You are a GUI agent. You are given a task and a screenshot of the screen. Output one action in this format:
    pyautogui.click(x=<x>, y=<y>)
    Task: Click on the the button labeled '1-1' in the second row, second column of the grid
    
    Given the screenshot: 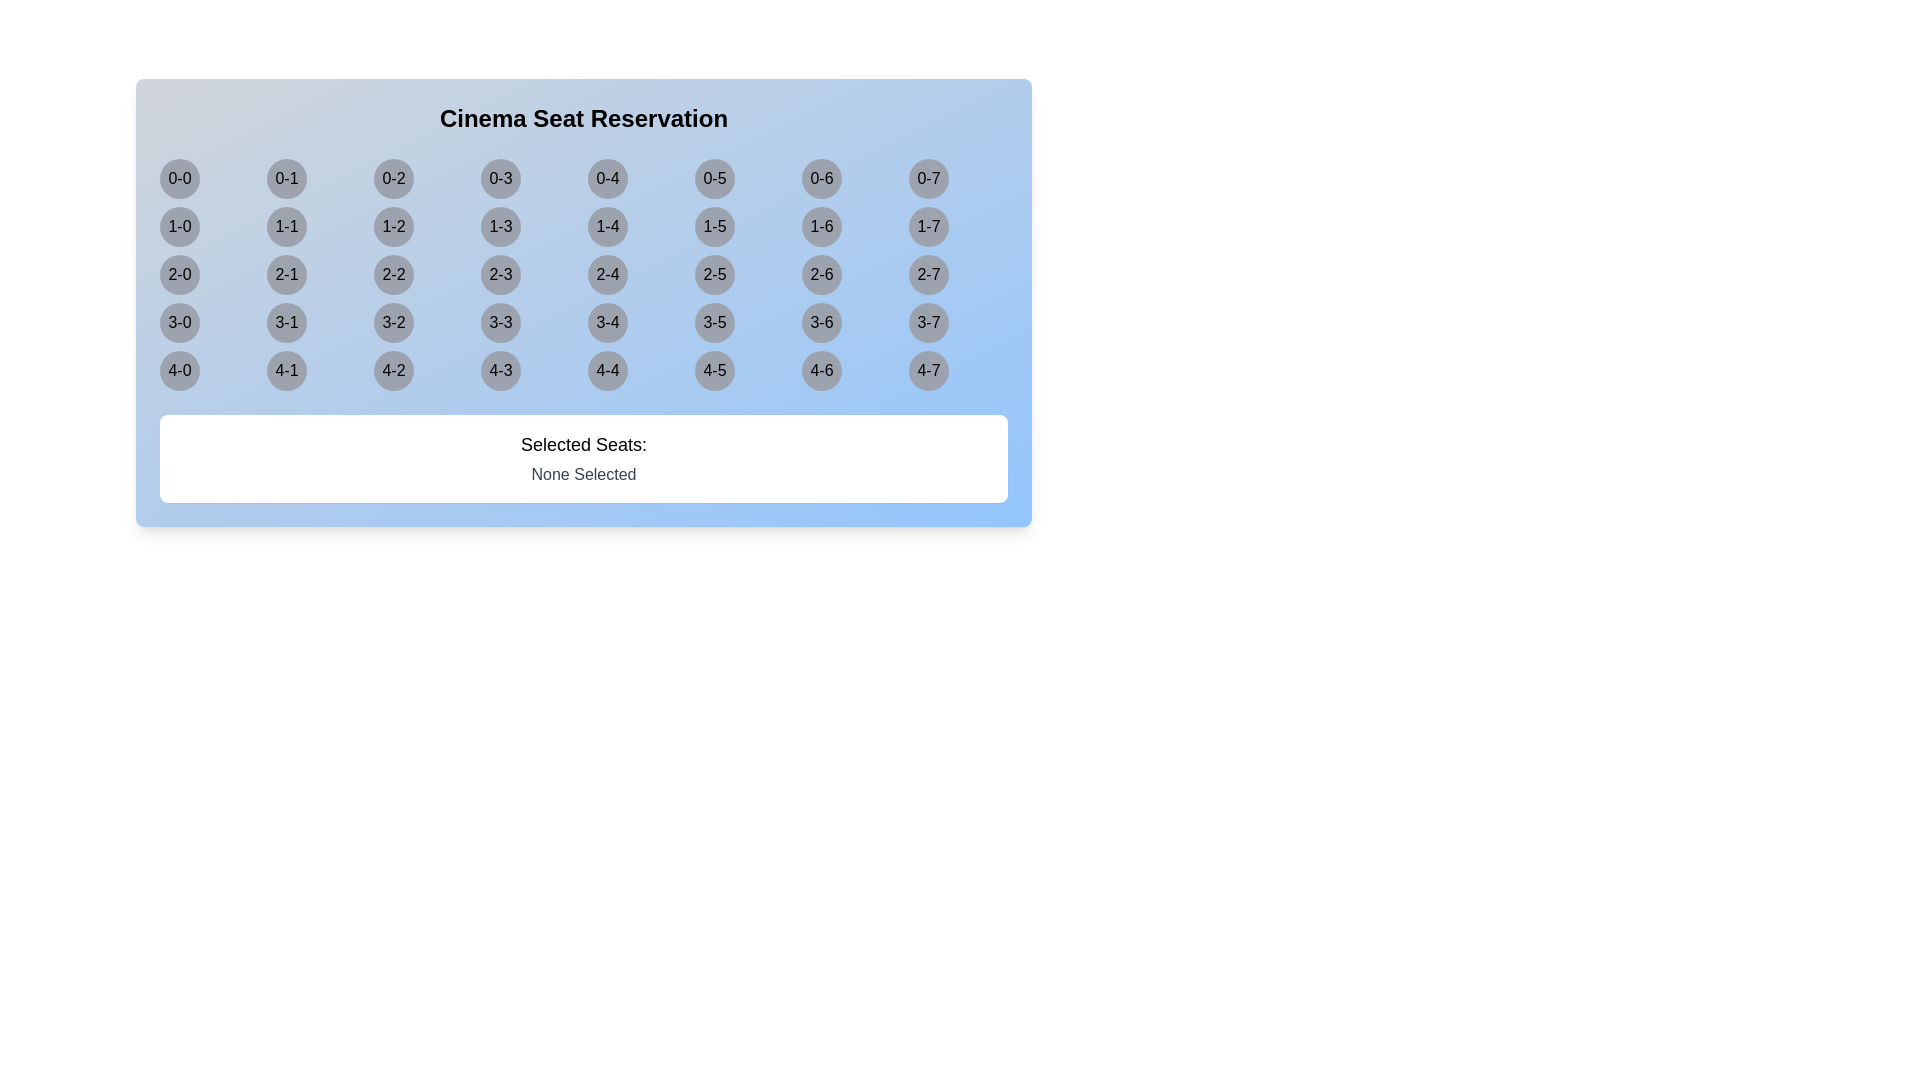 What is the action you would take?
    pyautogui.click(x=286, y=226)
    